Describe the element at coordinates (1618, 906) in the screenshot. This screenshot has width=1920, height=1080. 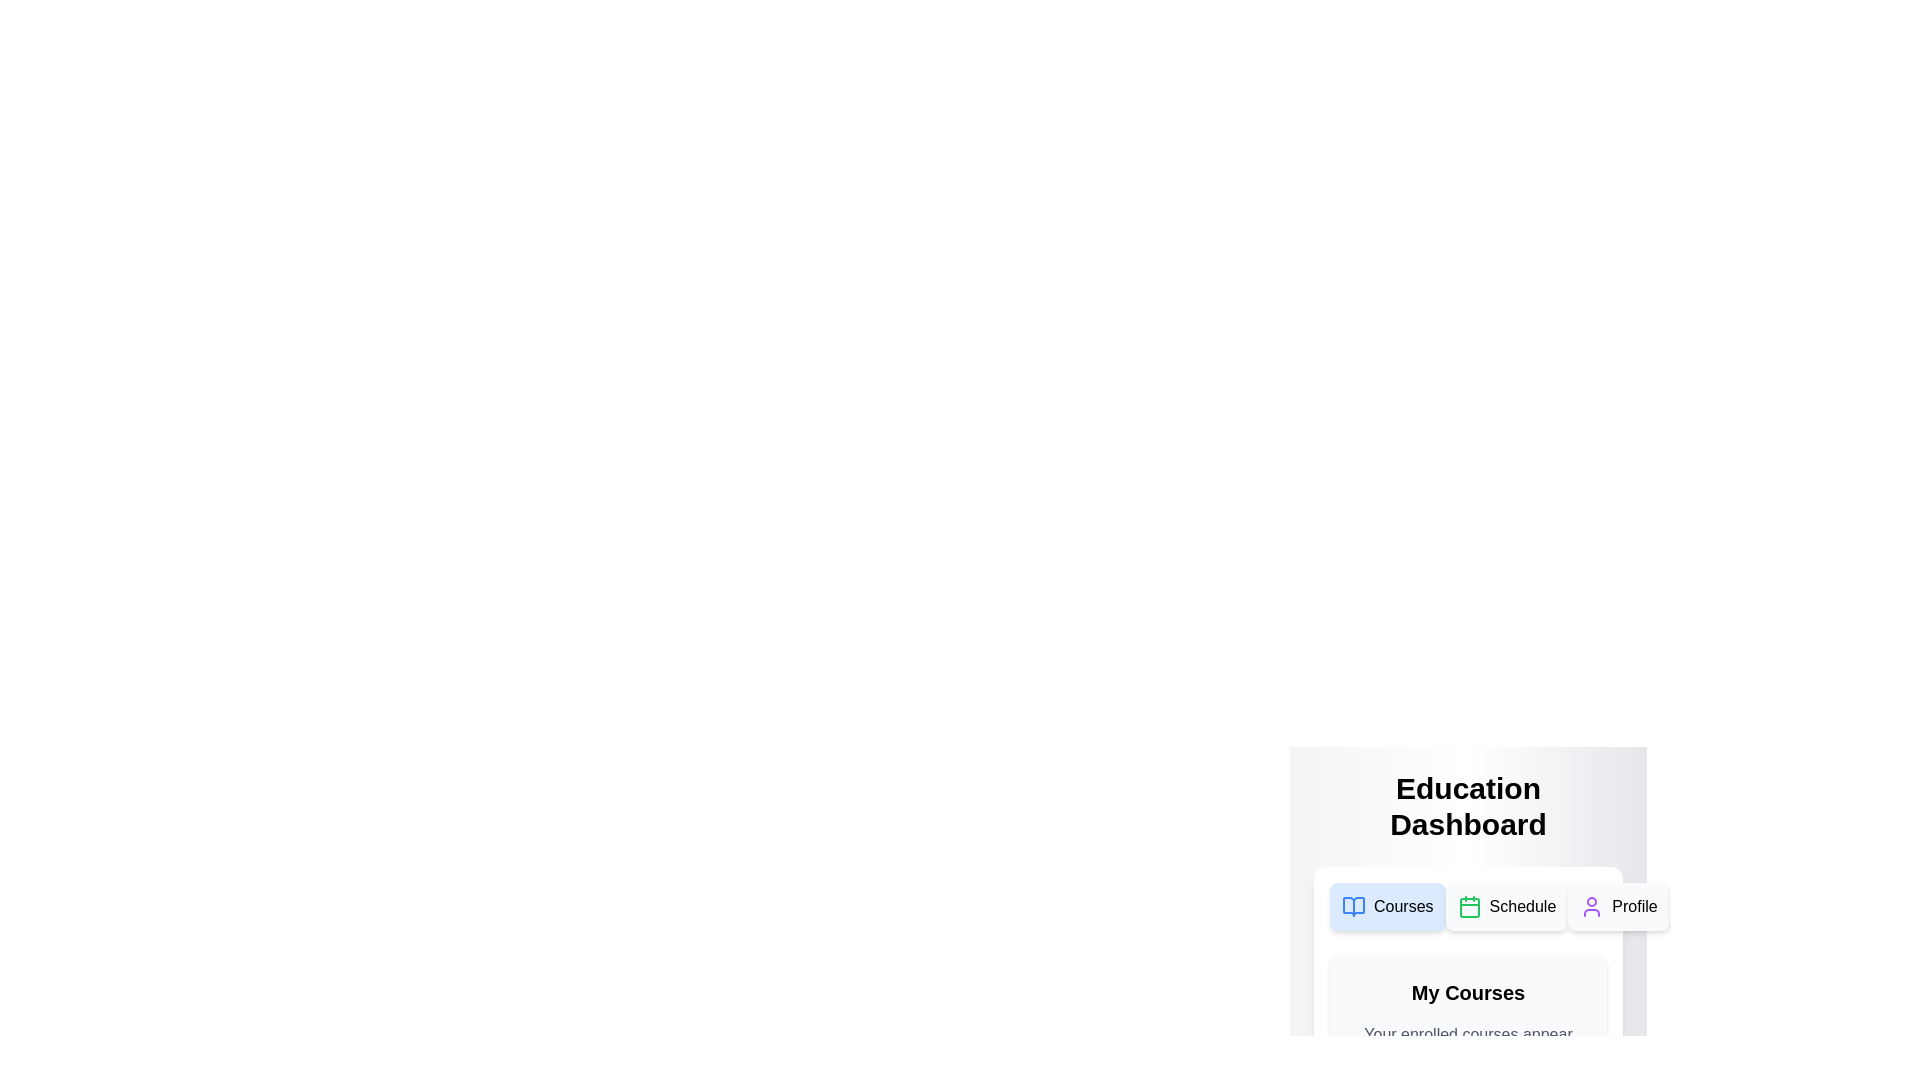
I see `the navigation button on the far right side of the horizontal row below the 'Education Dashboard' heading` at that location.